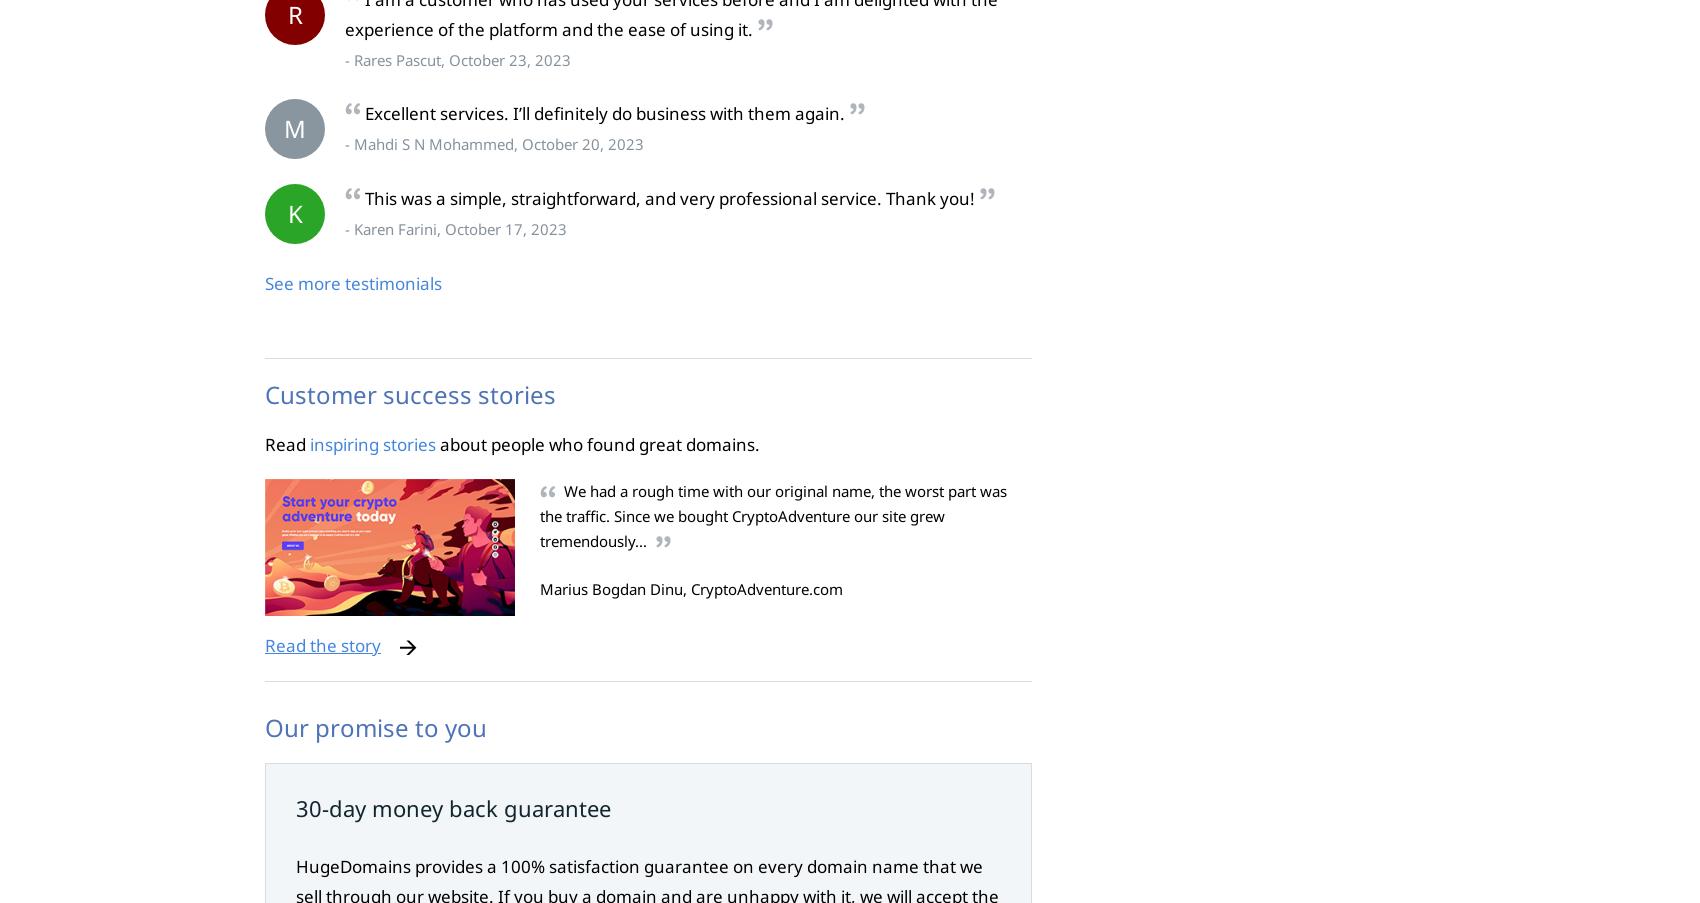  What do you see at coordinates (322, 644) in the screenshot?
I see `'Read the story'` at bounding box center [322, 644].